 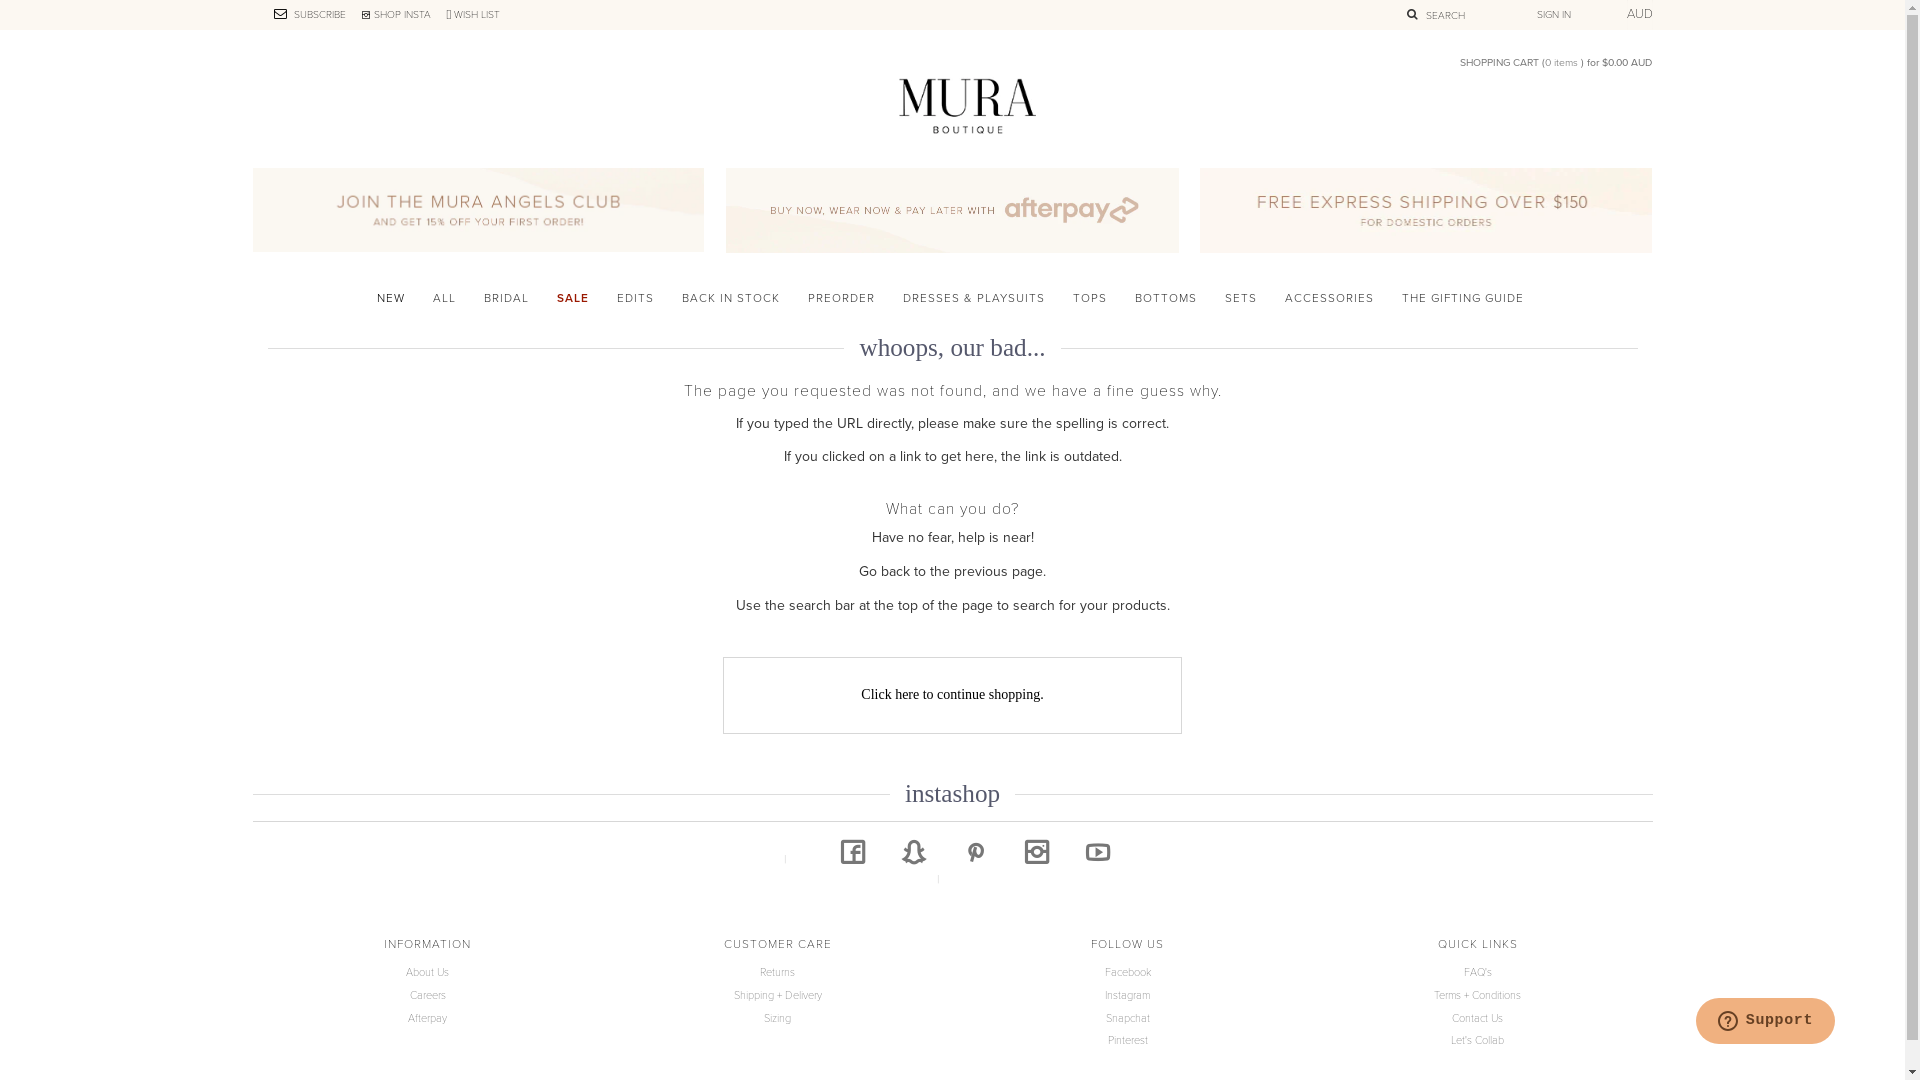 I want to click on 'DRESSES & PLAYSUITS', so click(x=890, y=298).